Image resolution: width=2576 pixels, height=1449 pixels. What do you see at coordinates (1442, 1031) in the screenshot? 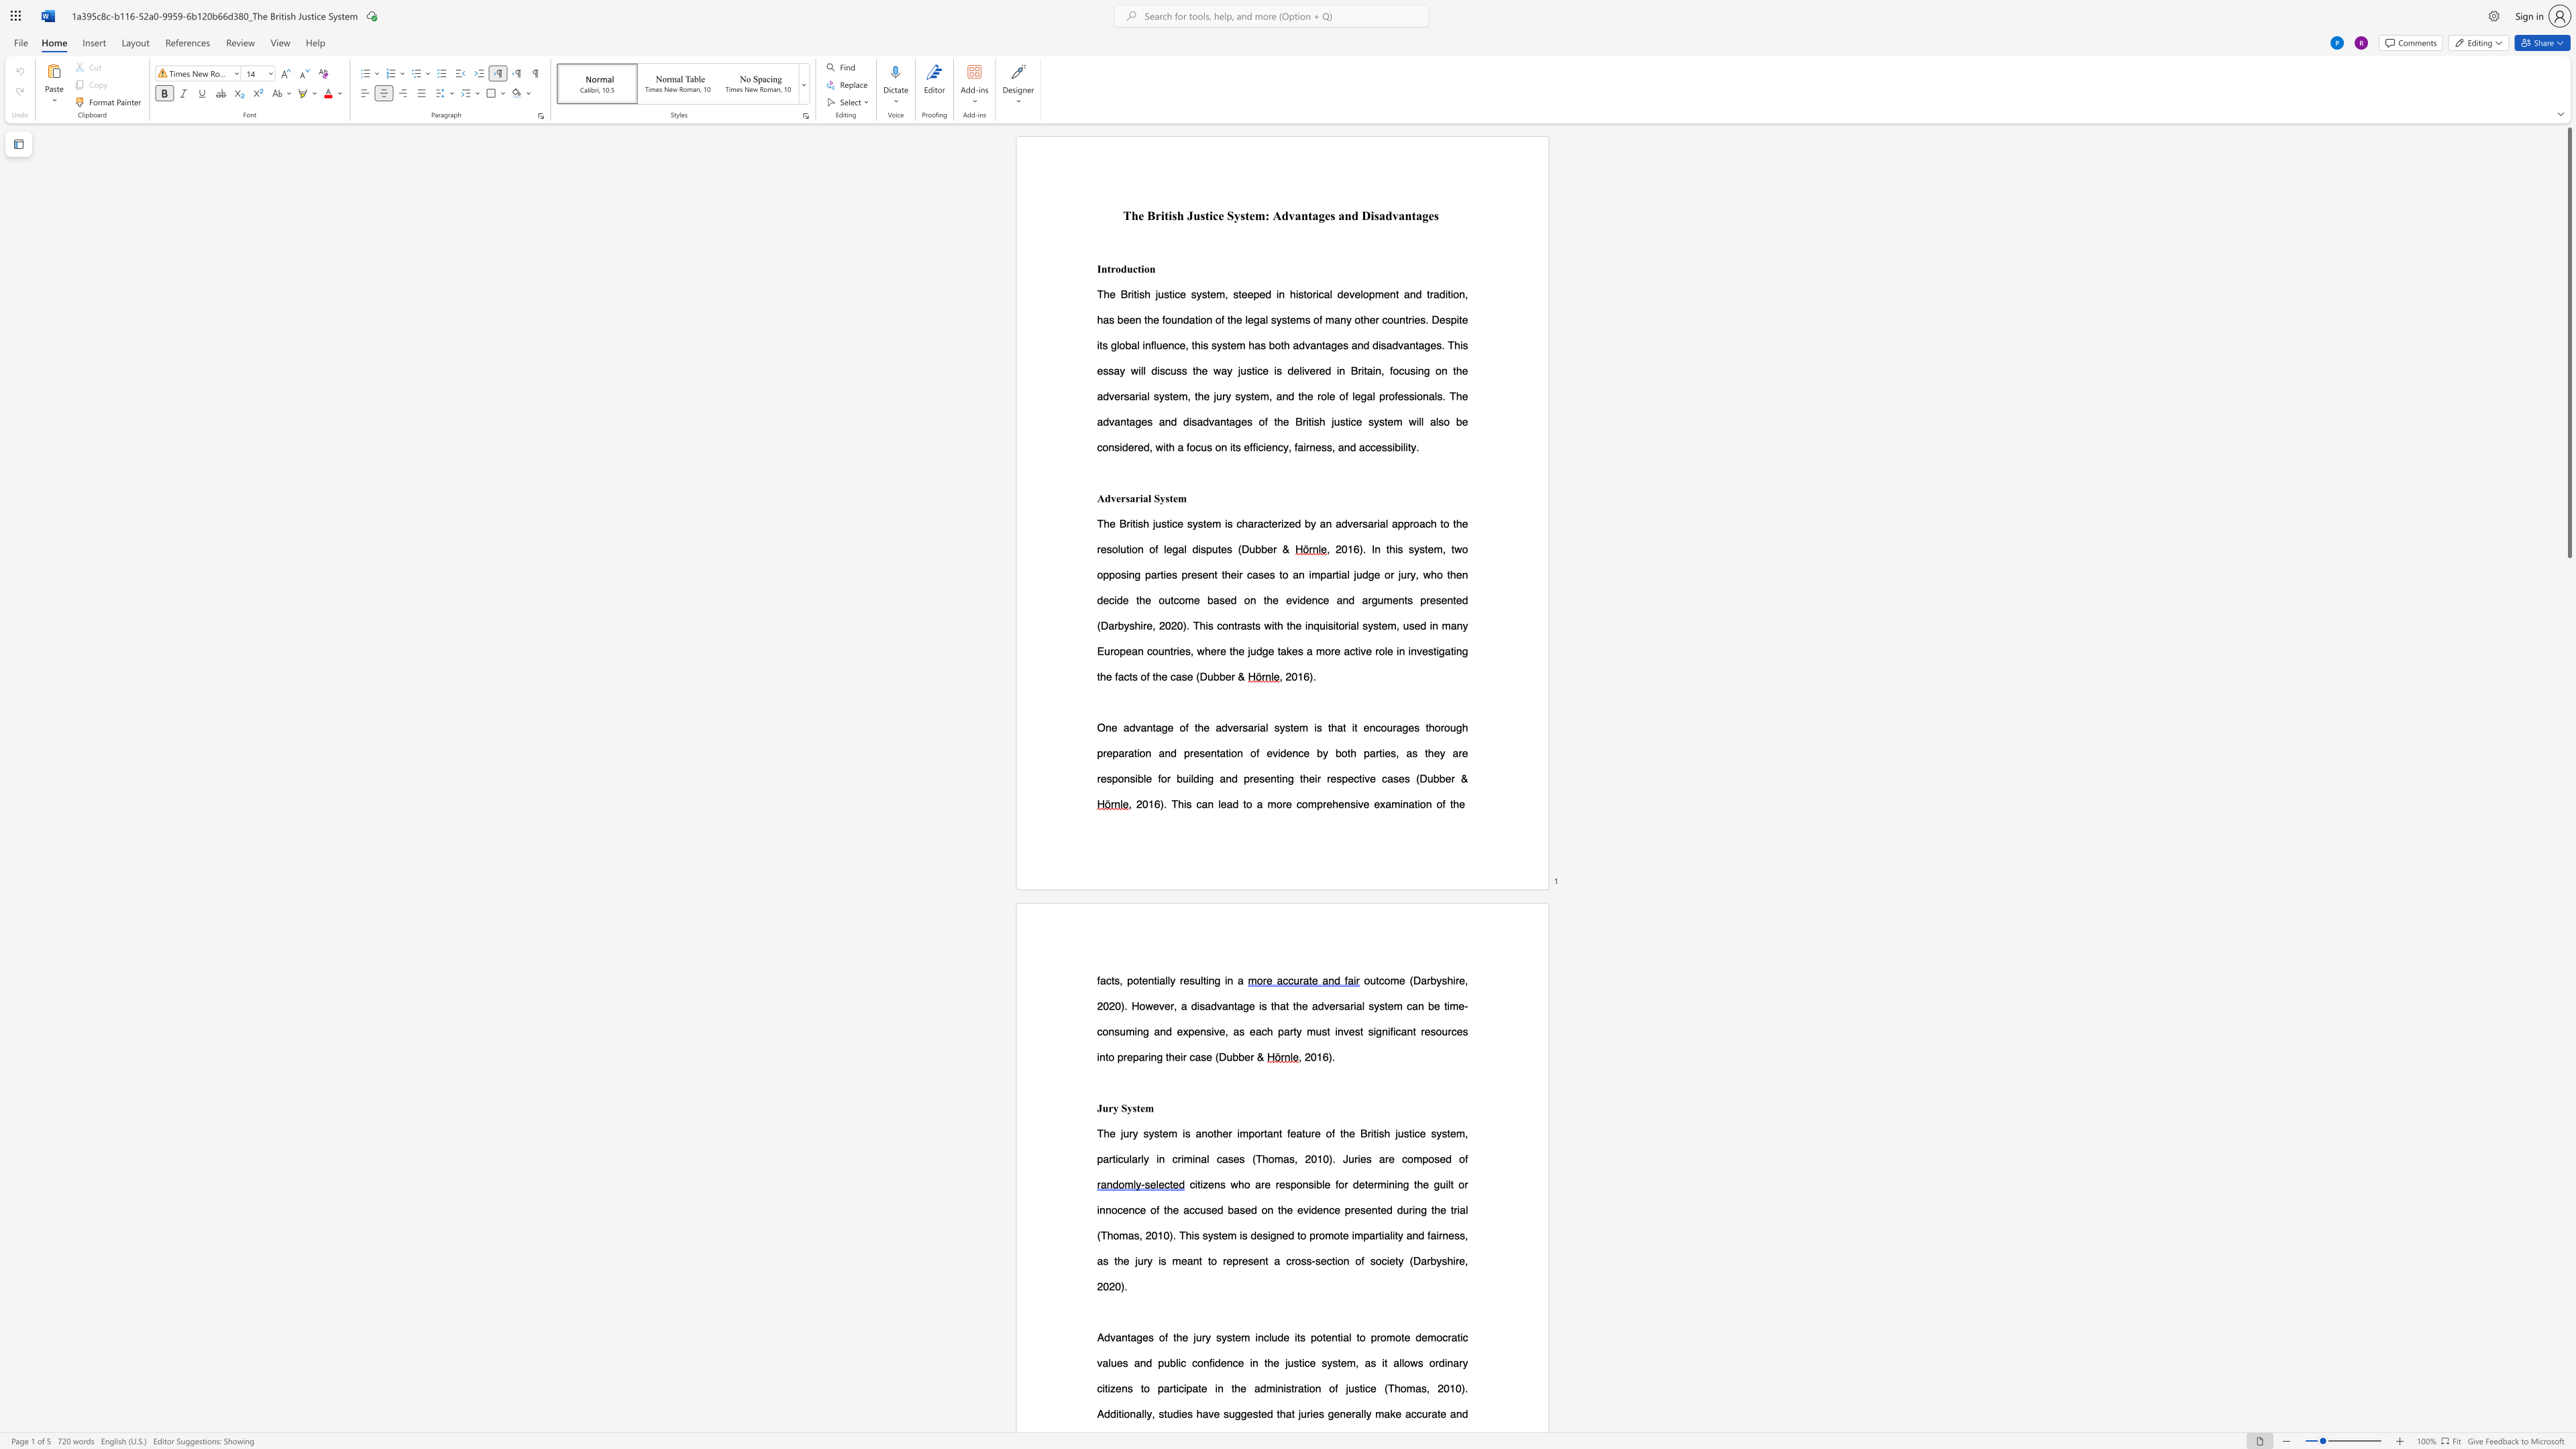
I see `the subset text "urces into preparing their cas" within the text "). However, a disadvantage is that the adversarial system can be time-consuming and expensive, as each party must invest significant resources into preparing their case"` at bounding box center [1442, 1031].